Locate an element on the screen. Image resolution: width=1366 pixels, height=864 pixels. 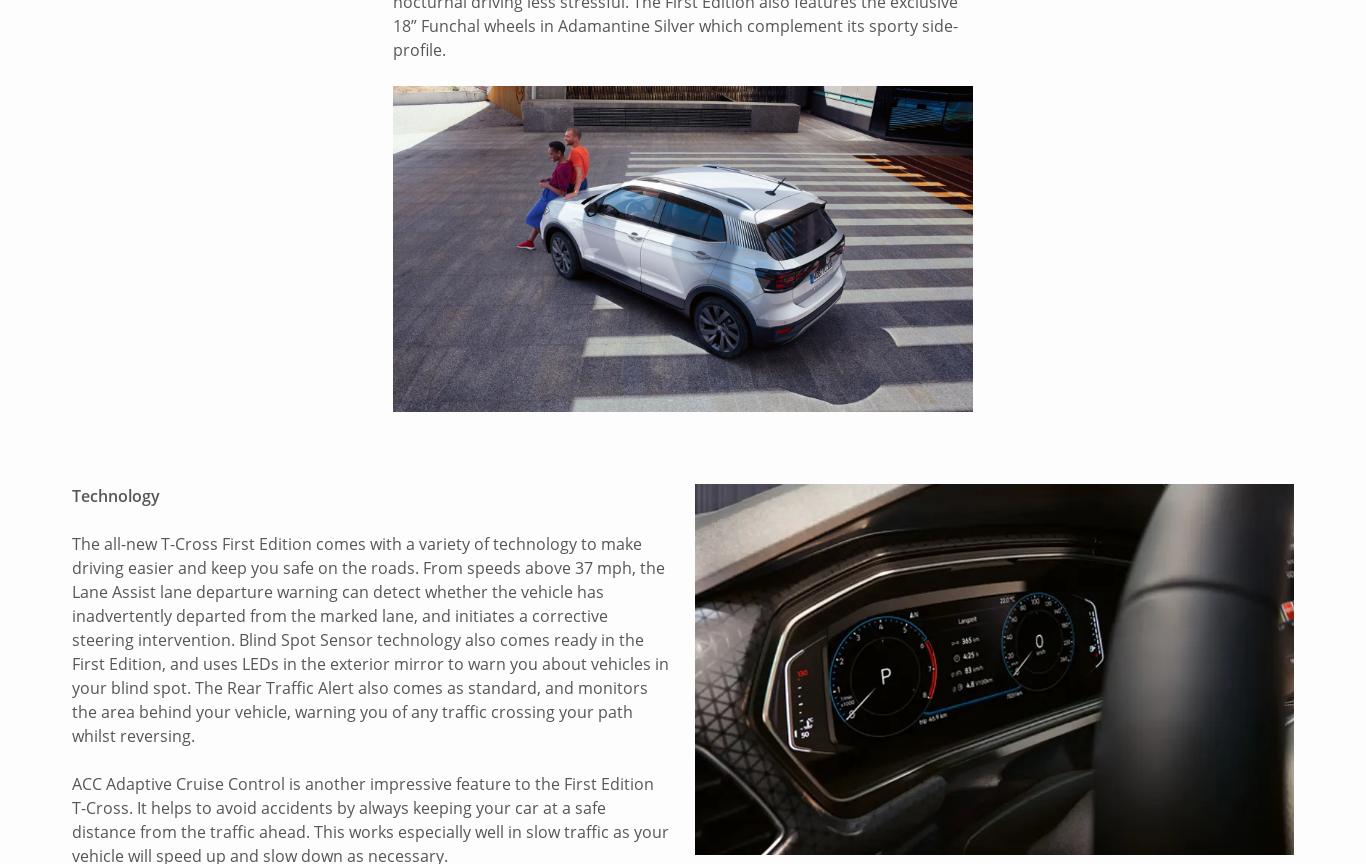
'Copyright © 2004-2023 Listers Group Limited. All rights reserved.' is located at coordinates (292, 755).